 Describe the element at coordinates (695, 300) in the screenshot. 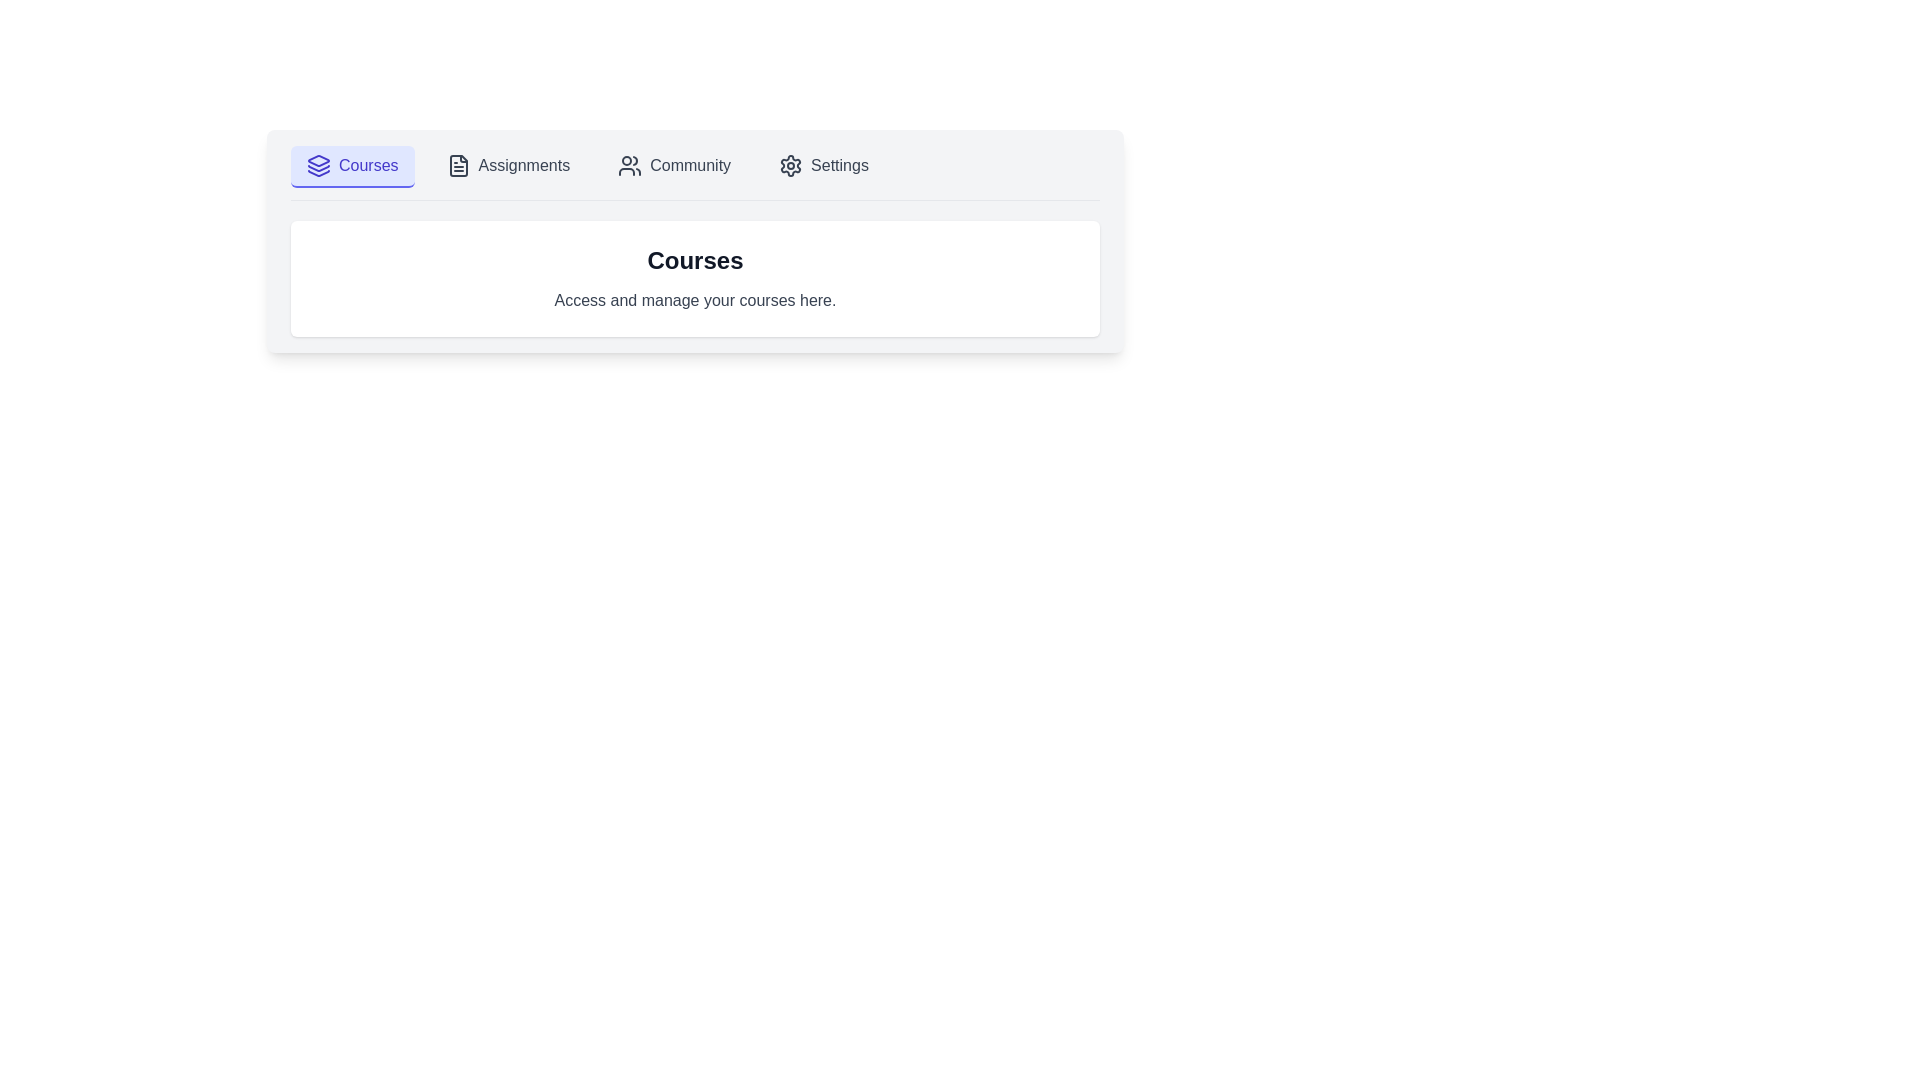

I see `the static text description located below the 'Courses' text for reading` at that location.